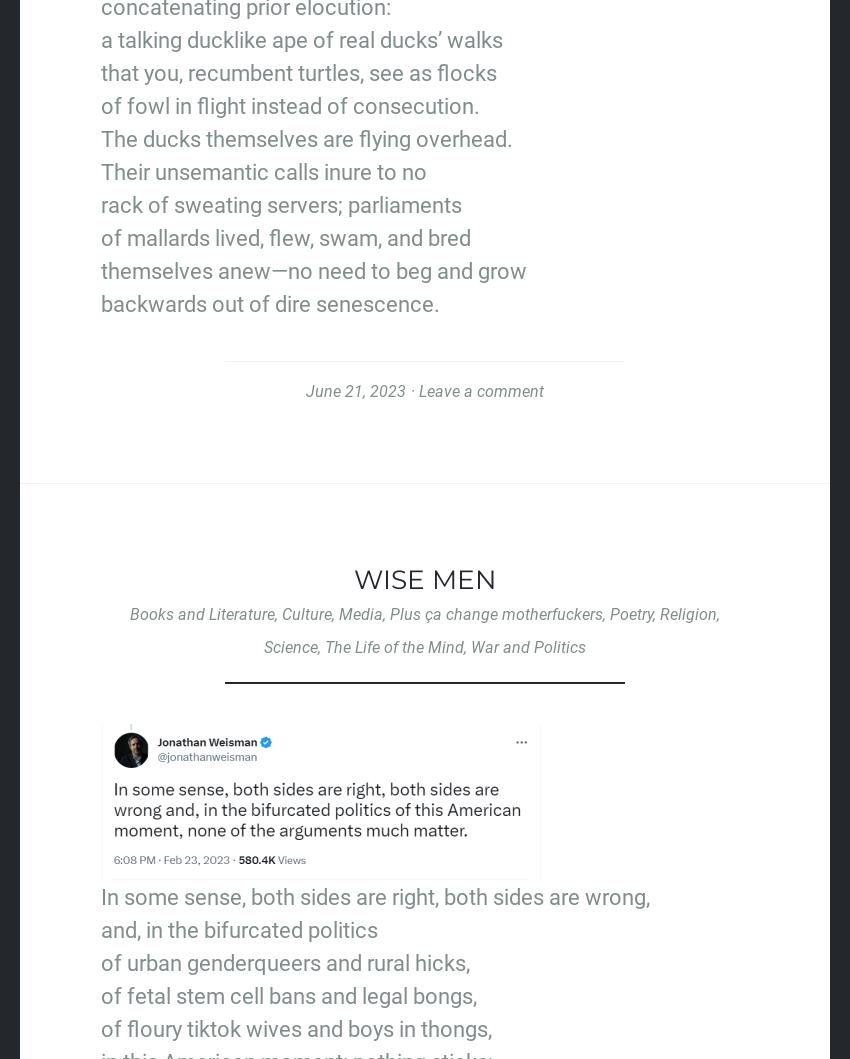  What do you see at coordinates (269, 304) in the screenshot?
I see `'backwards out of dire senescence.'` at bounding box center [269, 304].